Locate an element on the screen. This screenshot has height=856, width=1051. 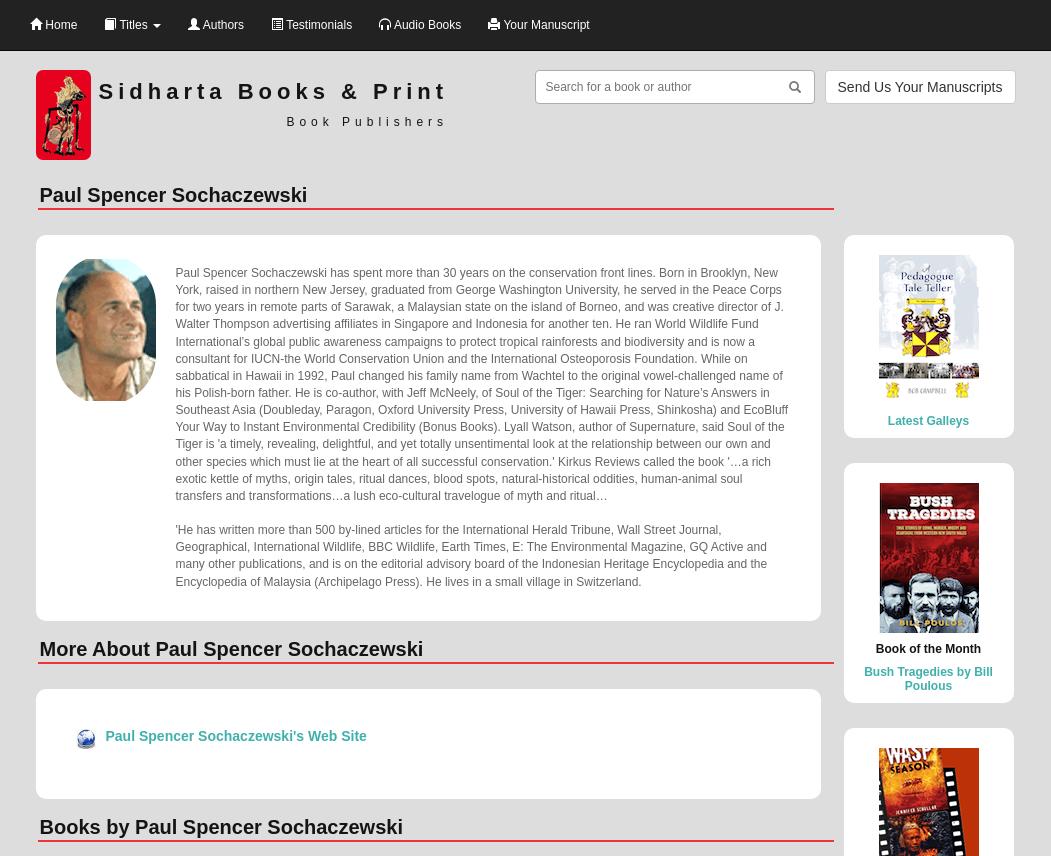
'Paul Spencer Sochaczewski's Web Site' is located at coordinates (234, 734).